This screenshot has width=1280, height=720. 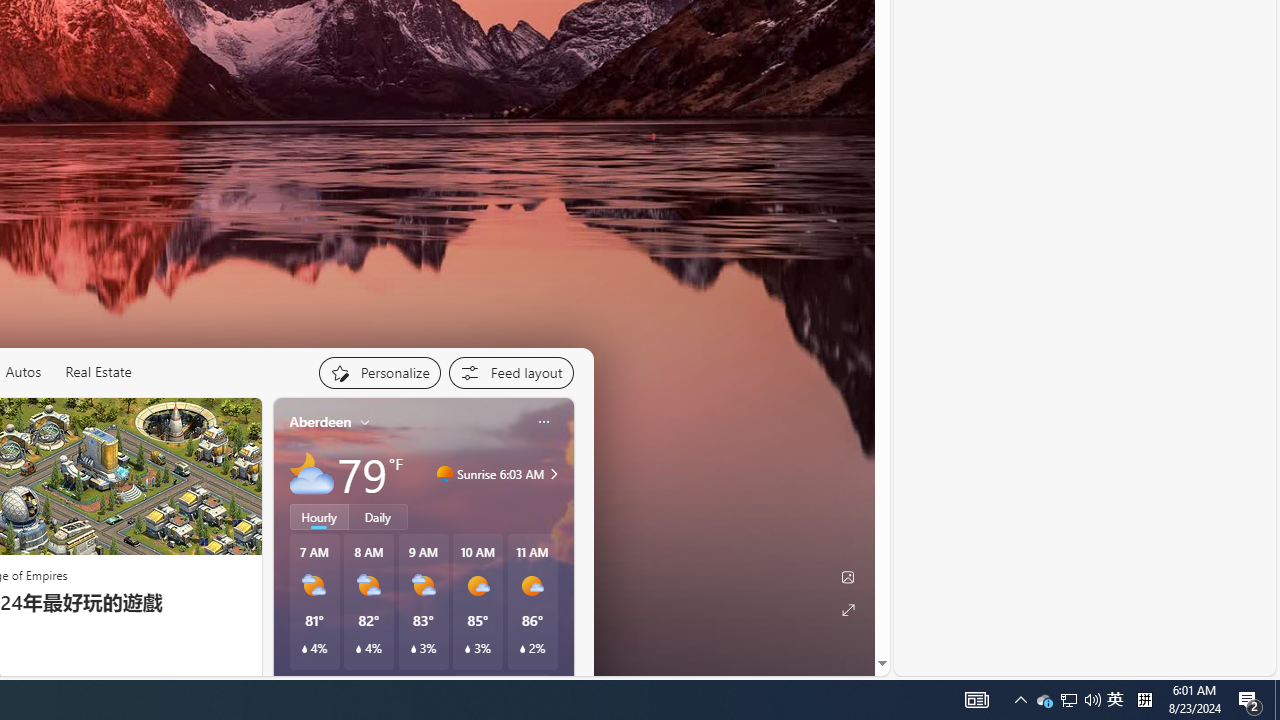 What do you see at coordinates (318, 515) in the screenshot?
I see `'Hourly'` at bounding box center [318, 515].